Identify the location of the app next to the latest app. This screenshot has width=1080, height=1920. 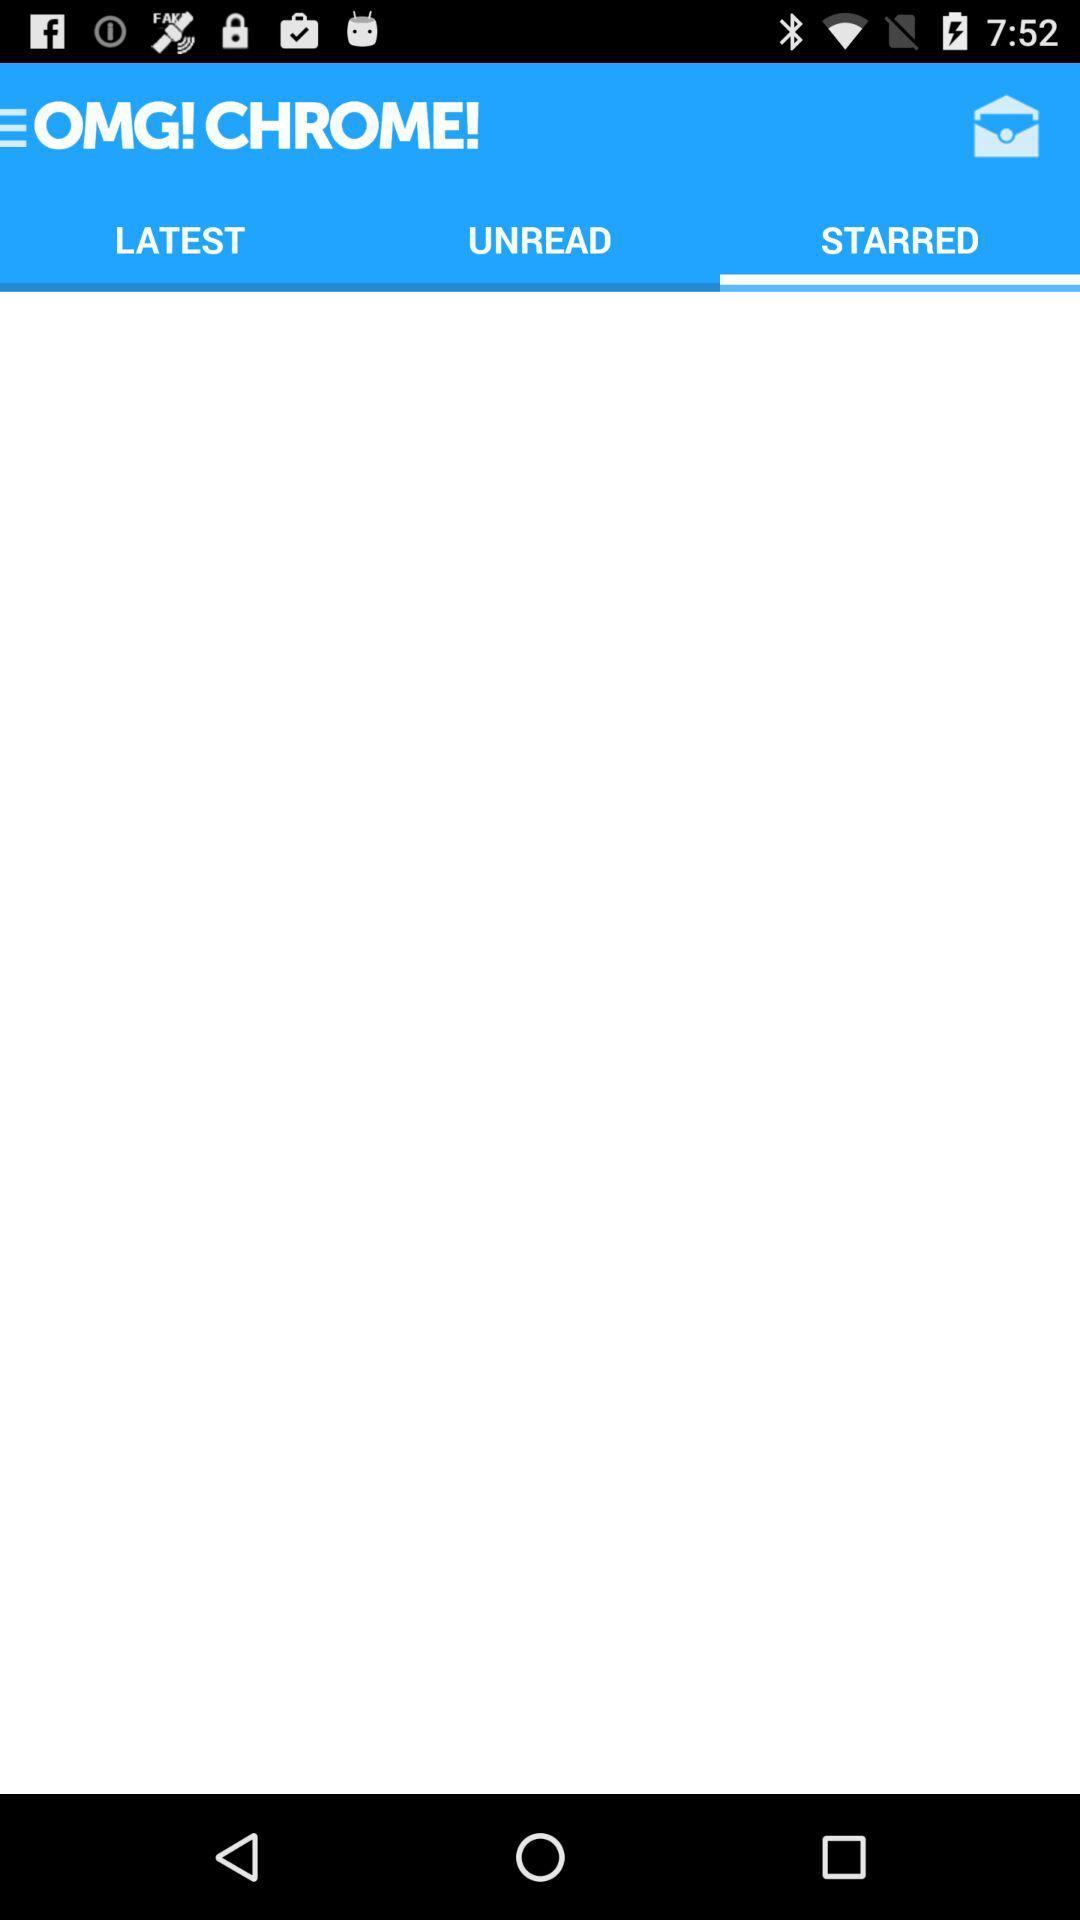
(540, 239).